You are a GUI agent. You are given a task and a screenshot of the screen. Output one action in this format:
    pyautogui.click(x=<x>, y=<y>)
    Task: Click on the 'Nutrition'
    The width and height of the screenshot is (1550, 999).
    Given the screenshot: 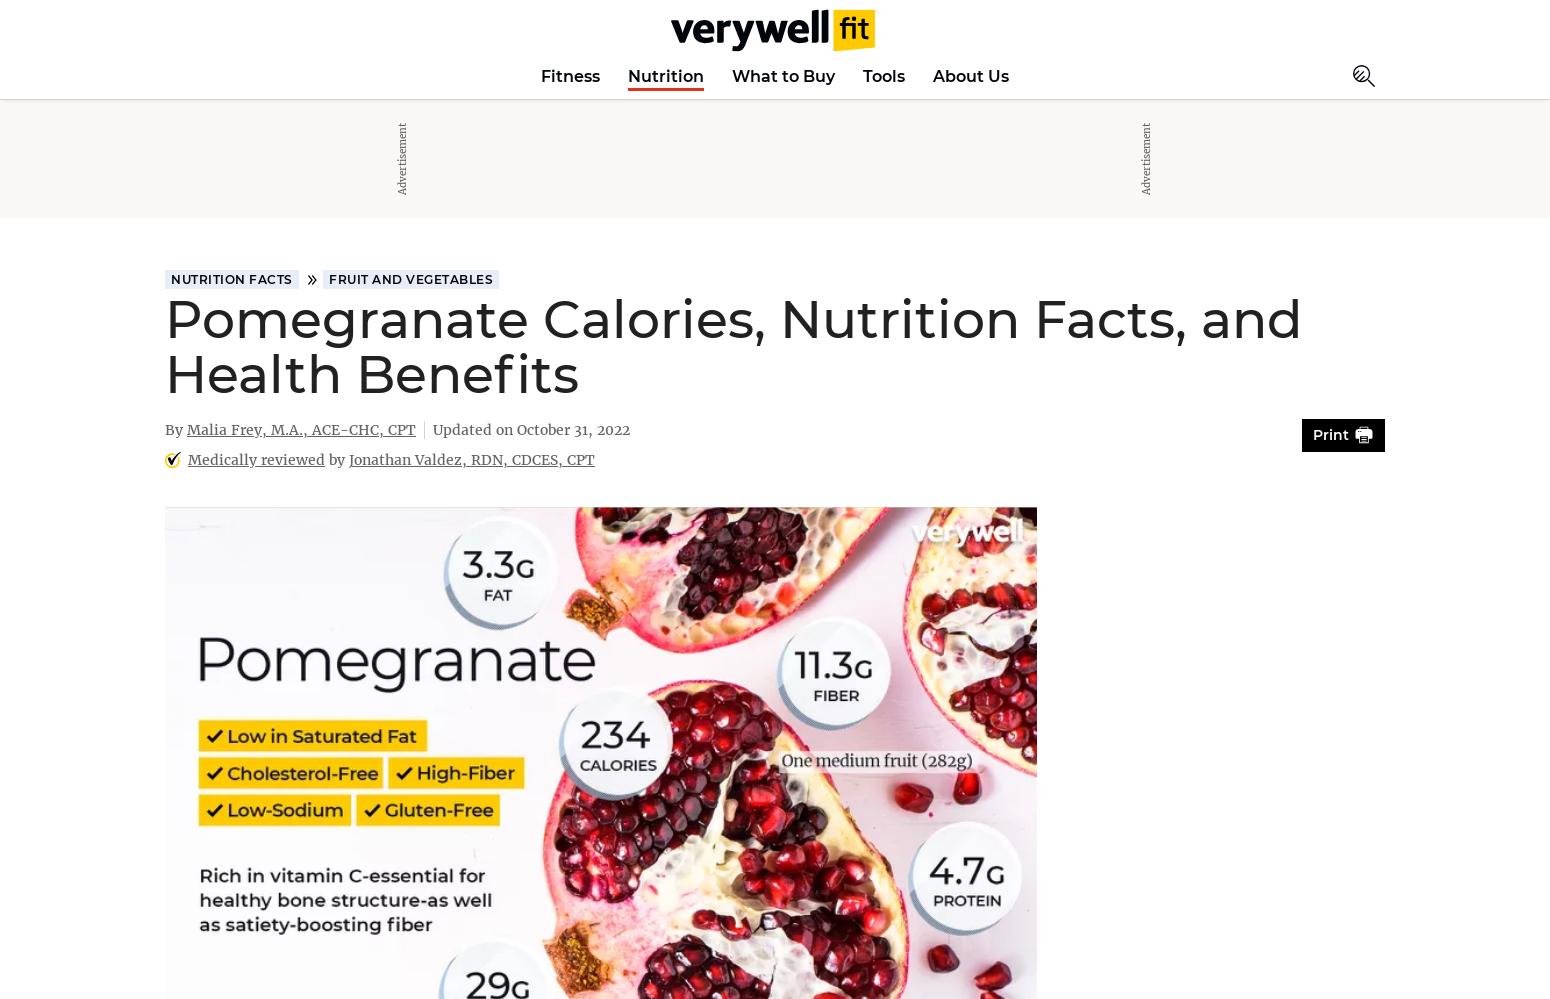 What is the action you would take?
    pyautogui.click(x=665, y=75)
    